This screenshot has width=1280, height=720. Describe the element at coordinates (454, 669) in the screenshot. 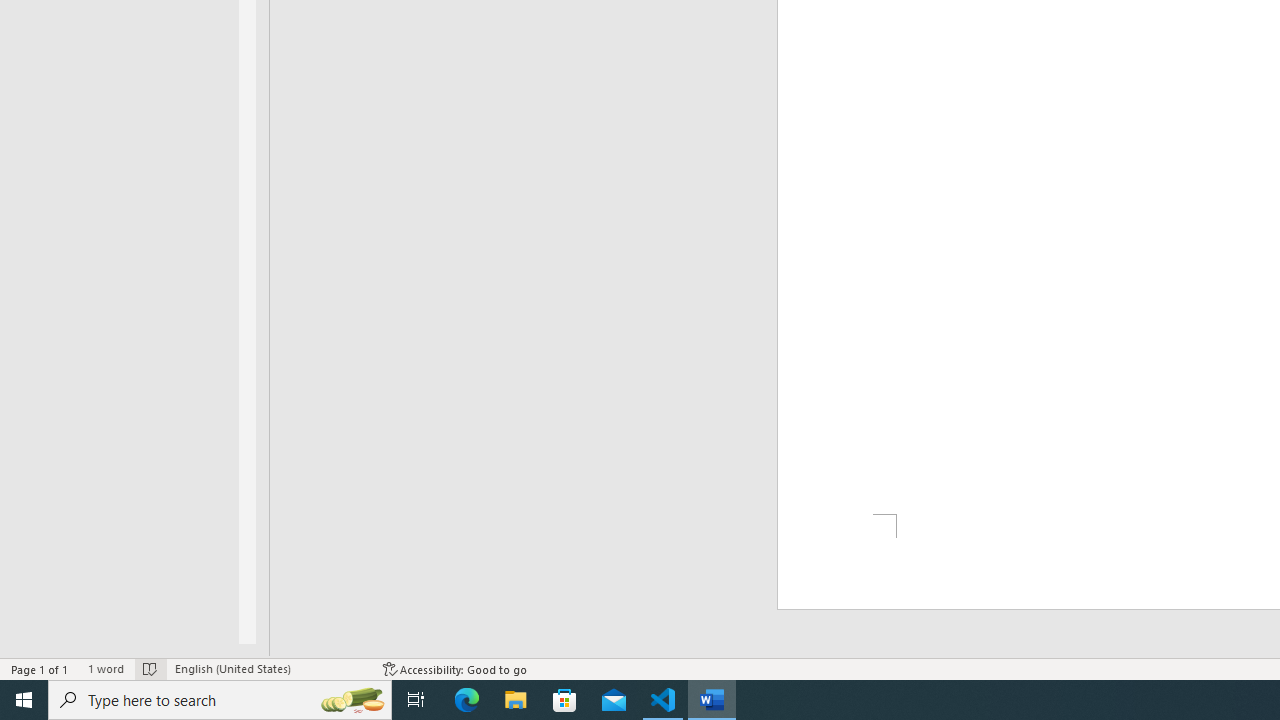

I see `'Accessibility Checker Accessibility: Good to go'` at that location.